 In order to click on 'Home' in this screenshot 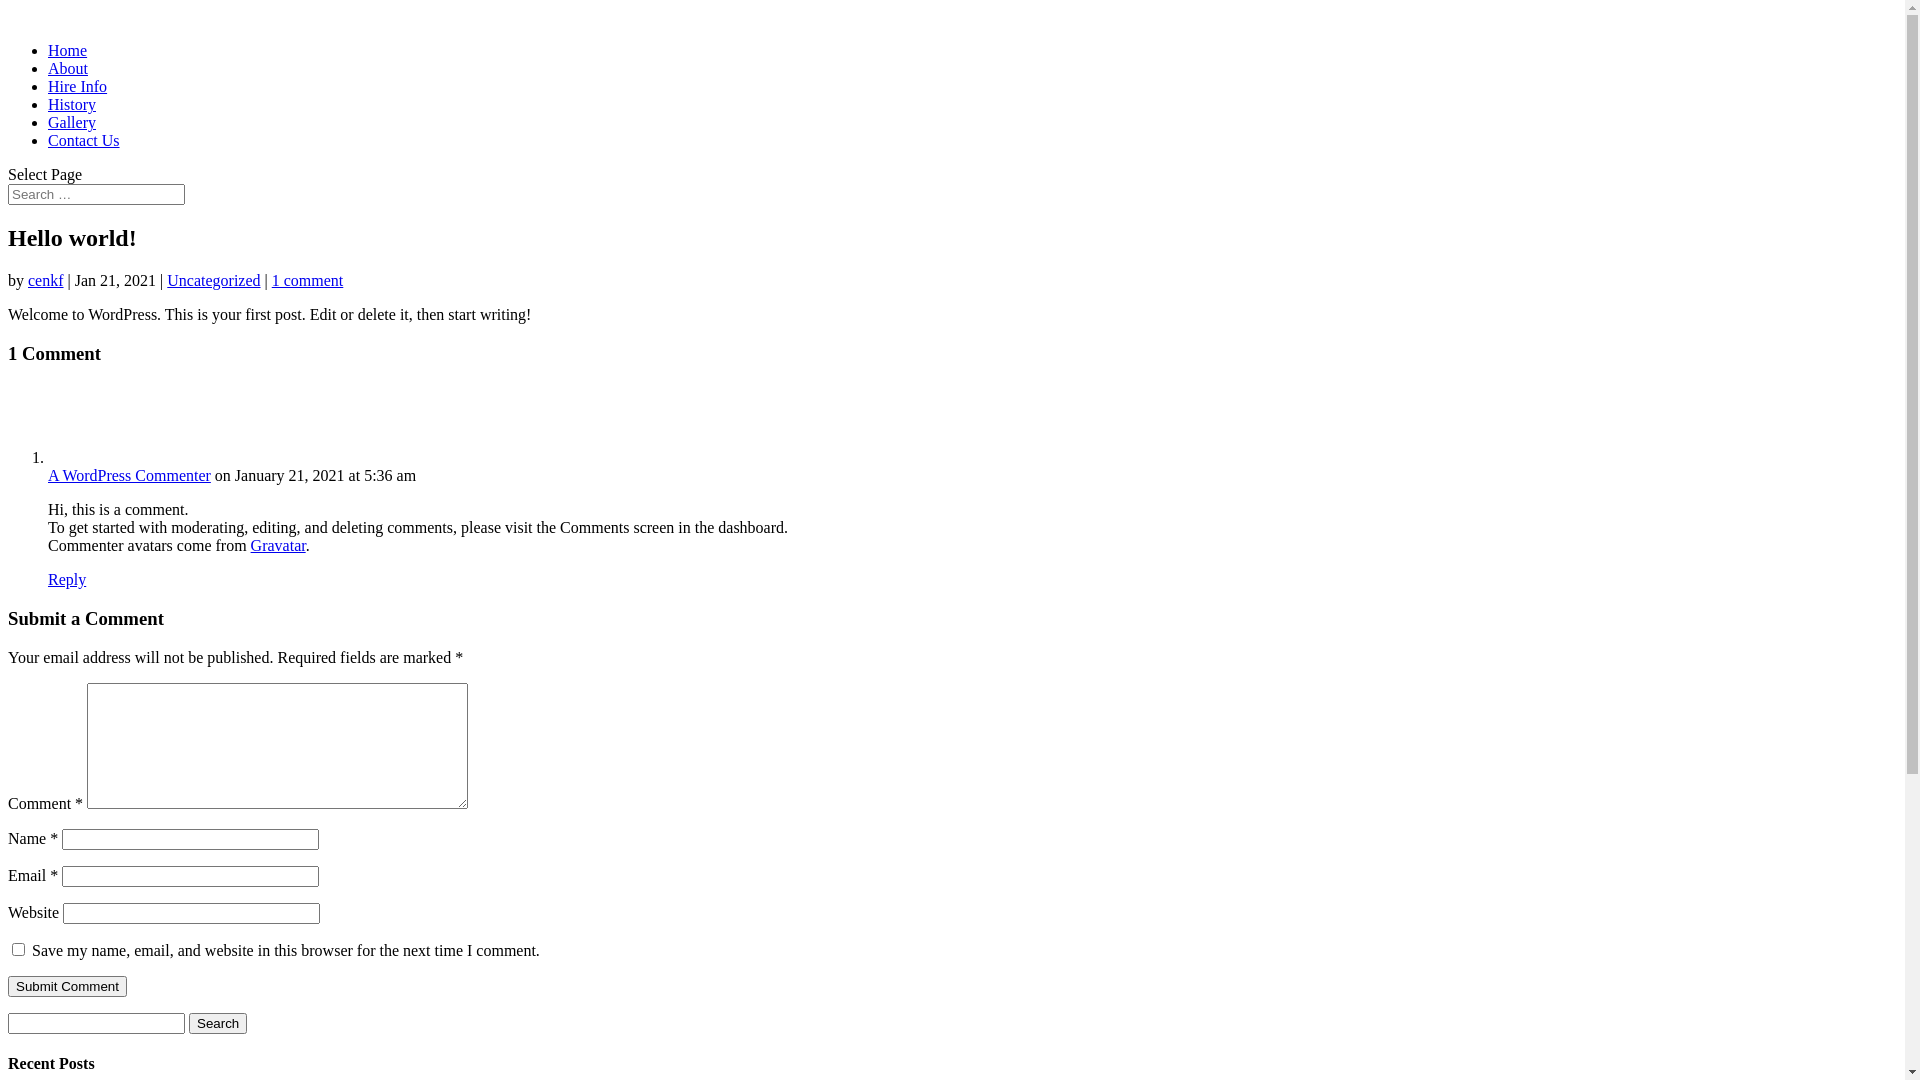, I will do `click(67, 49)`.